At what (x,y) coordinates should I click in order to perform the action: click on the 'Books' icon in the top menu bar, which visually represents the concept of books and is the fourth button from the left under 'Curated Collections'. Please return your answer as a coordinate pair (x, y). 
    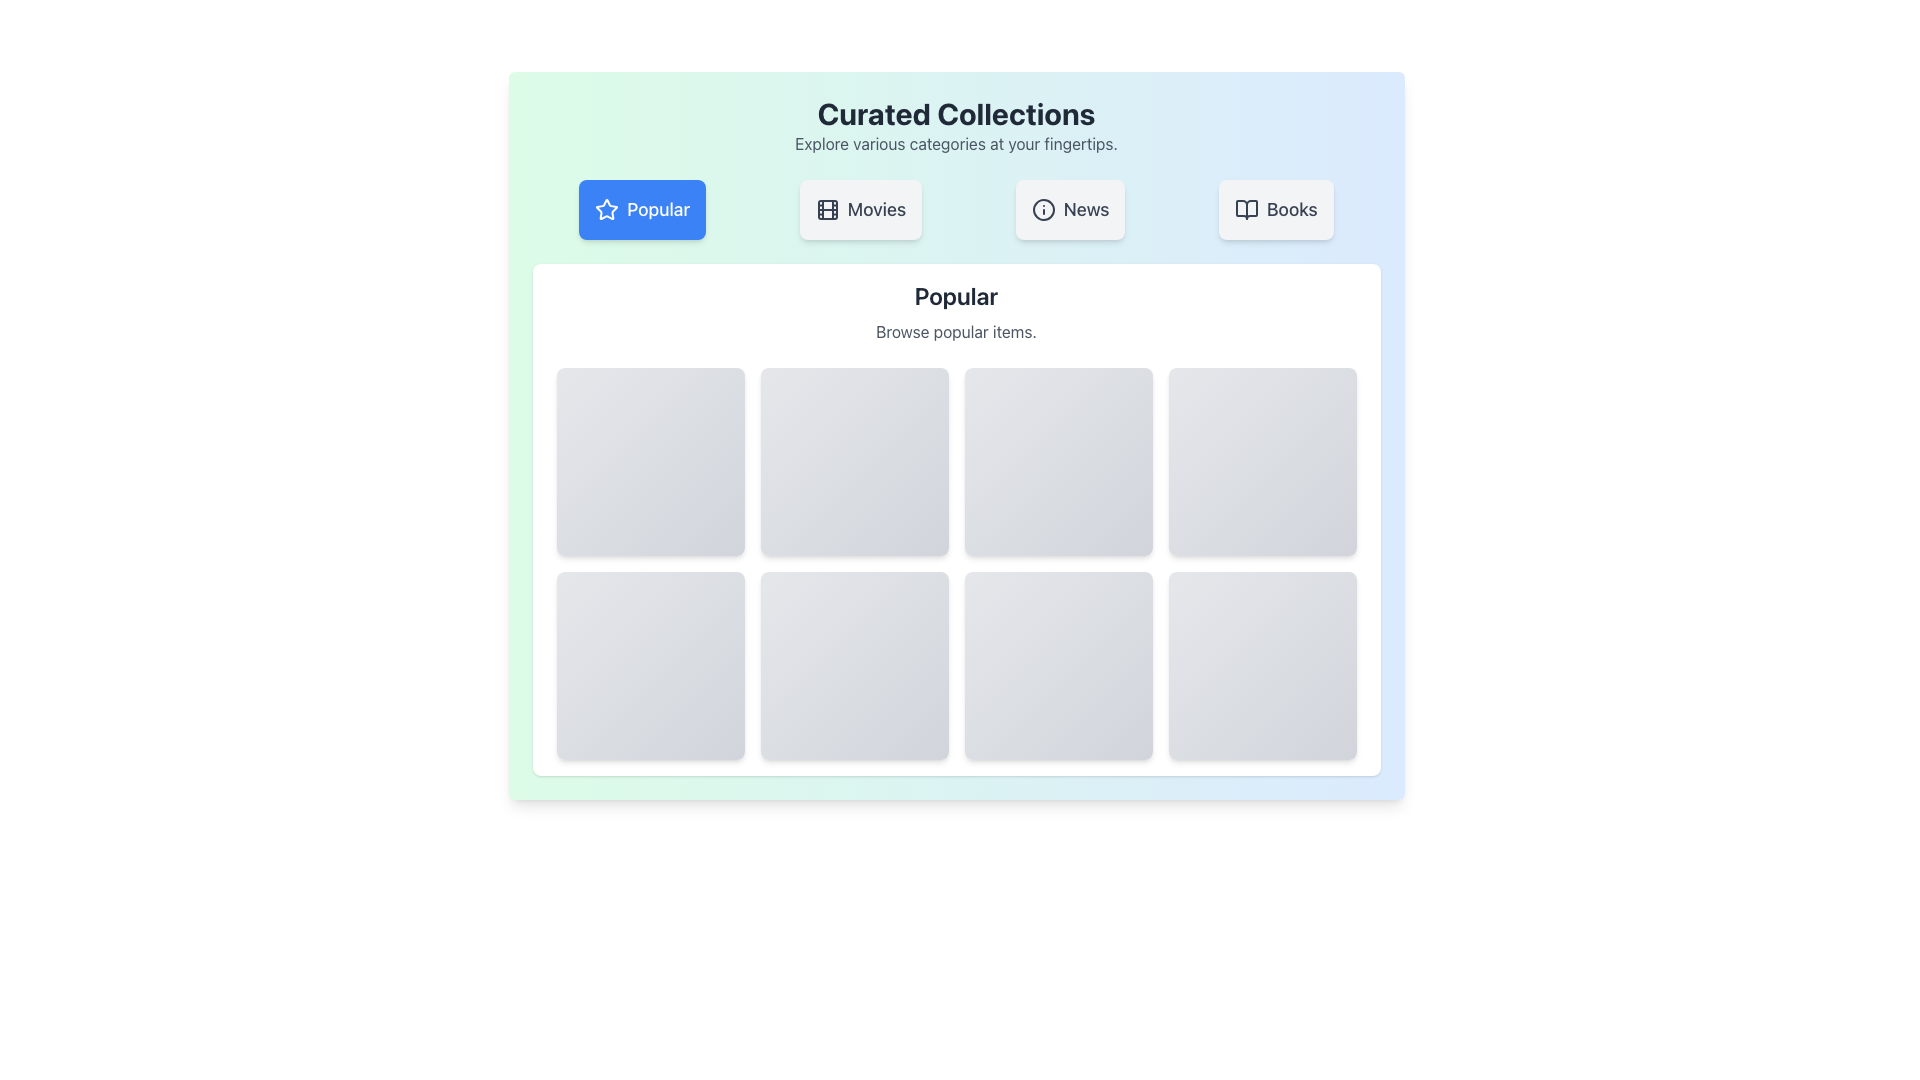
    Looking at the image, I should click on (1246, 209).